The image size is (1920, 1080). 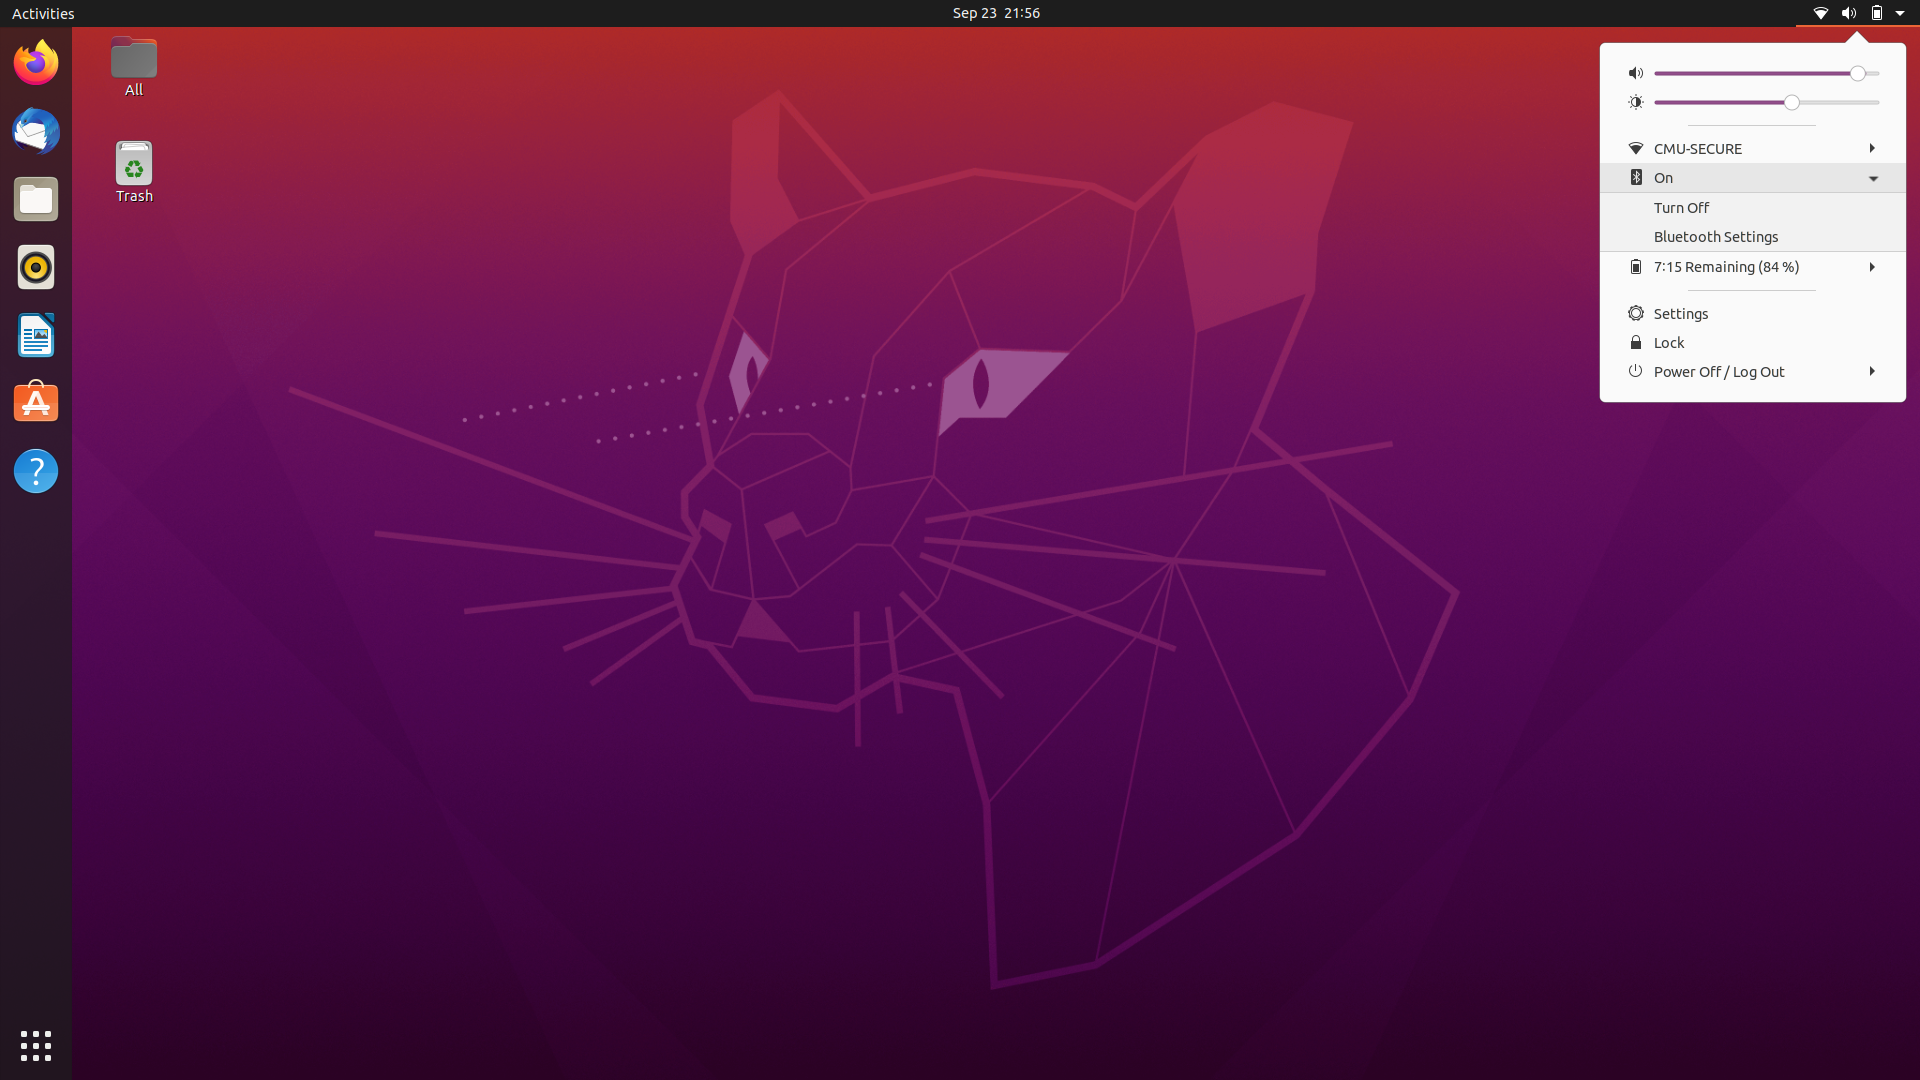 I want to click on Assistance application, so click(x=37, y=472).